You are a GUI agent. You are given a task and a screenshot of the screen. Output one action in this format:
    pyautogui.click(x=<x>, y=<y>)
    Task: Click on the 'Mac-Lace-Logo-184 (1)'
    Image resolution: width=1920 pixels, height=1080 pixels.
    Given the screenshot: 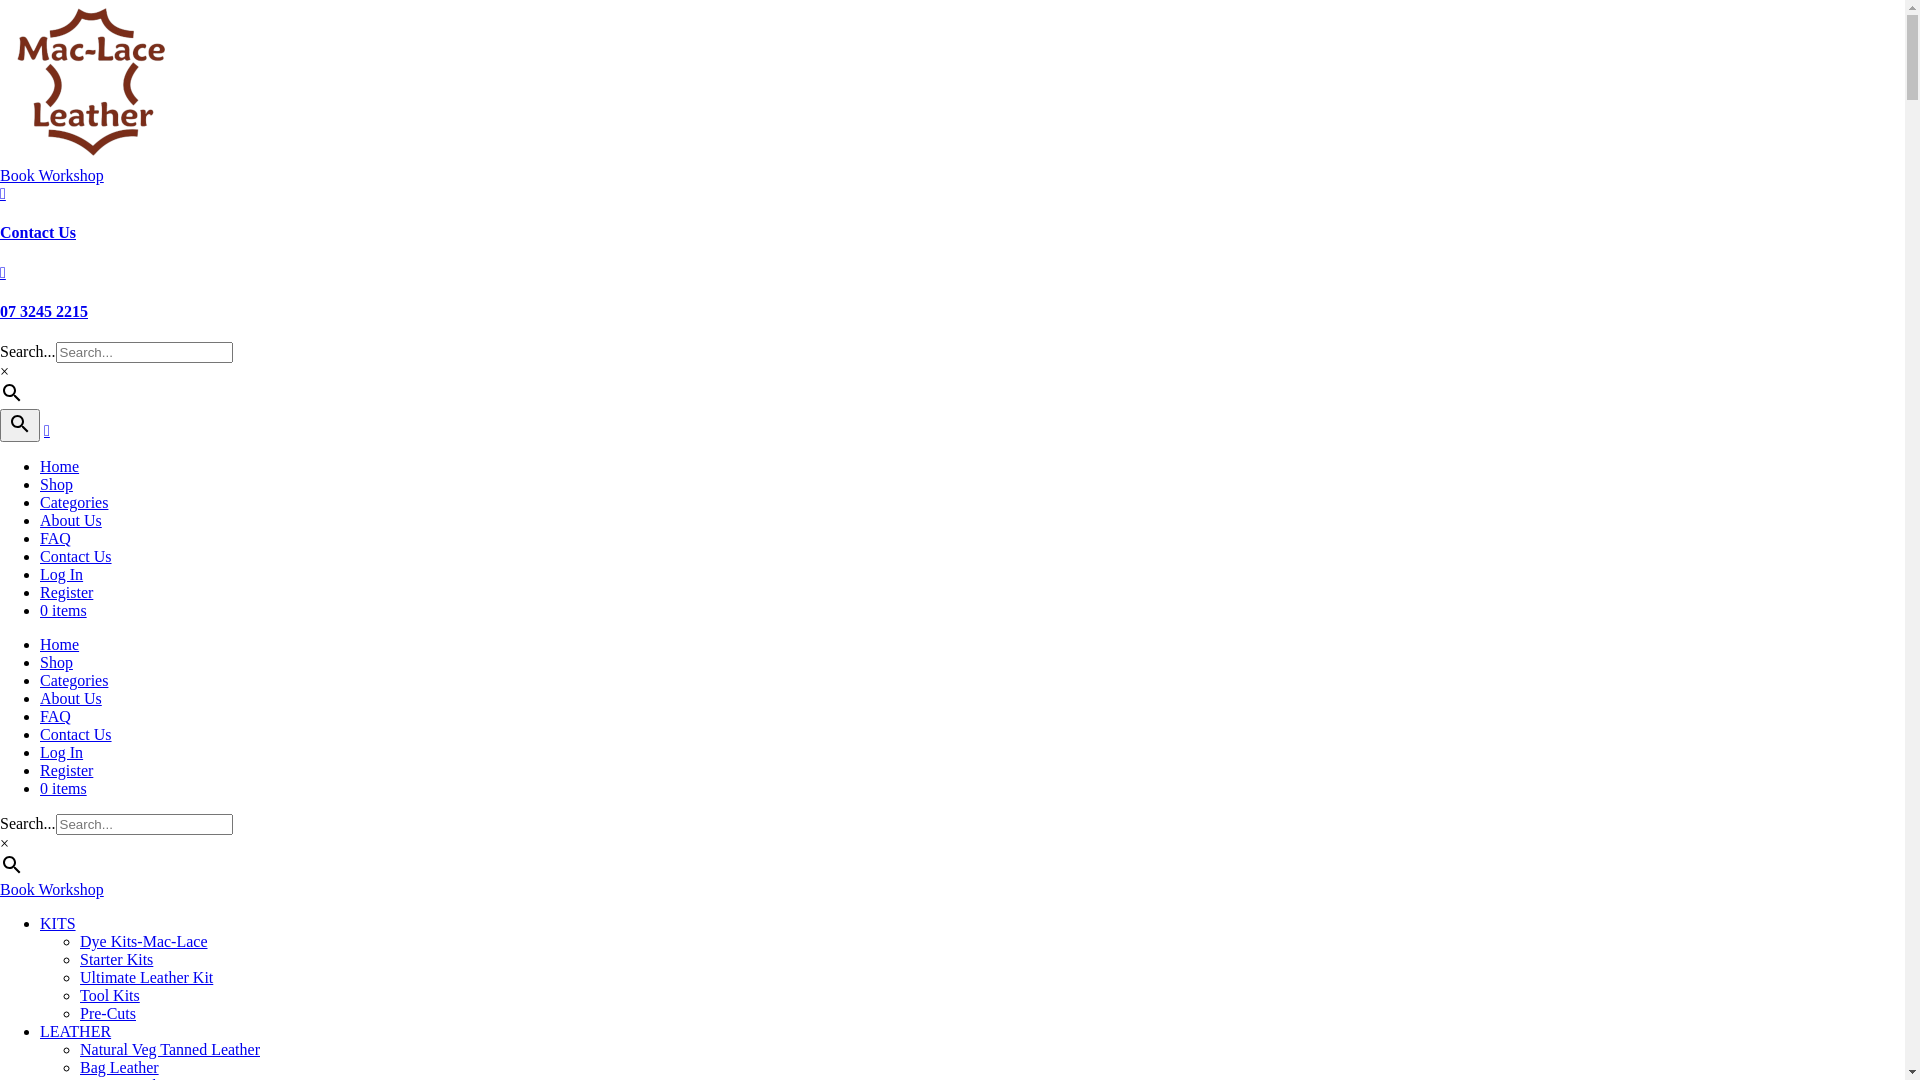 What is the action you would take?
    pyautogui.click(x=90, y=80)
    